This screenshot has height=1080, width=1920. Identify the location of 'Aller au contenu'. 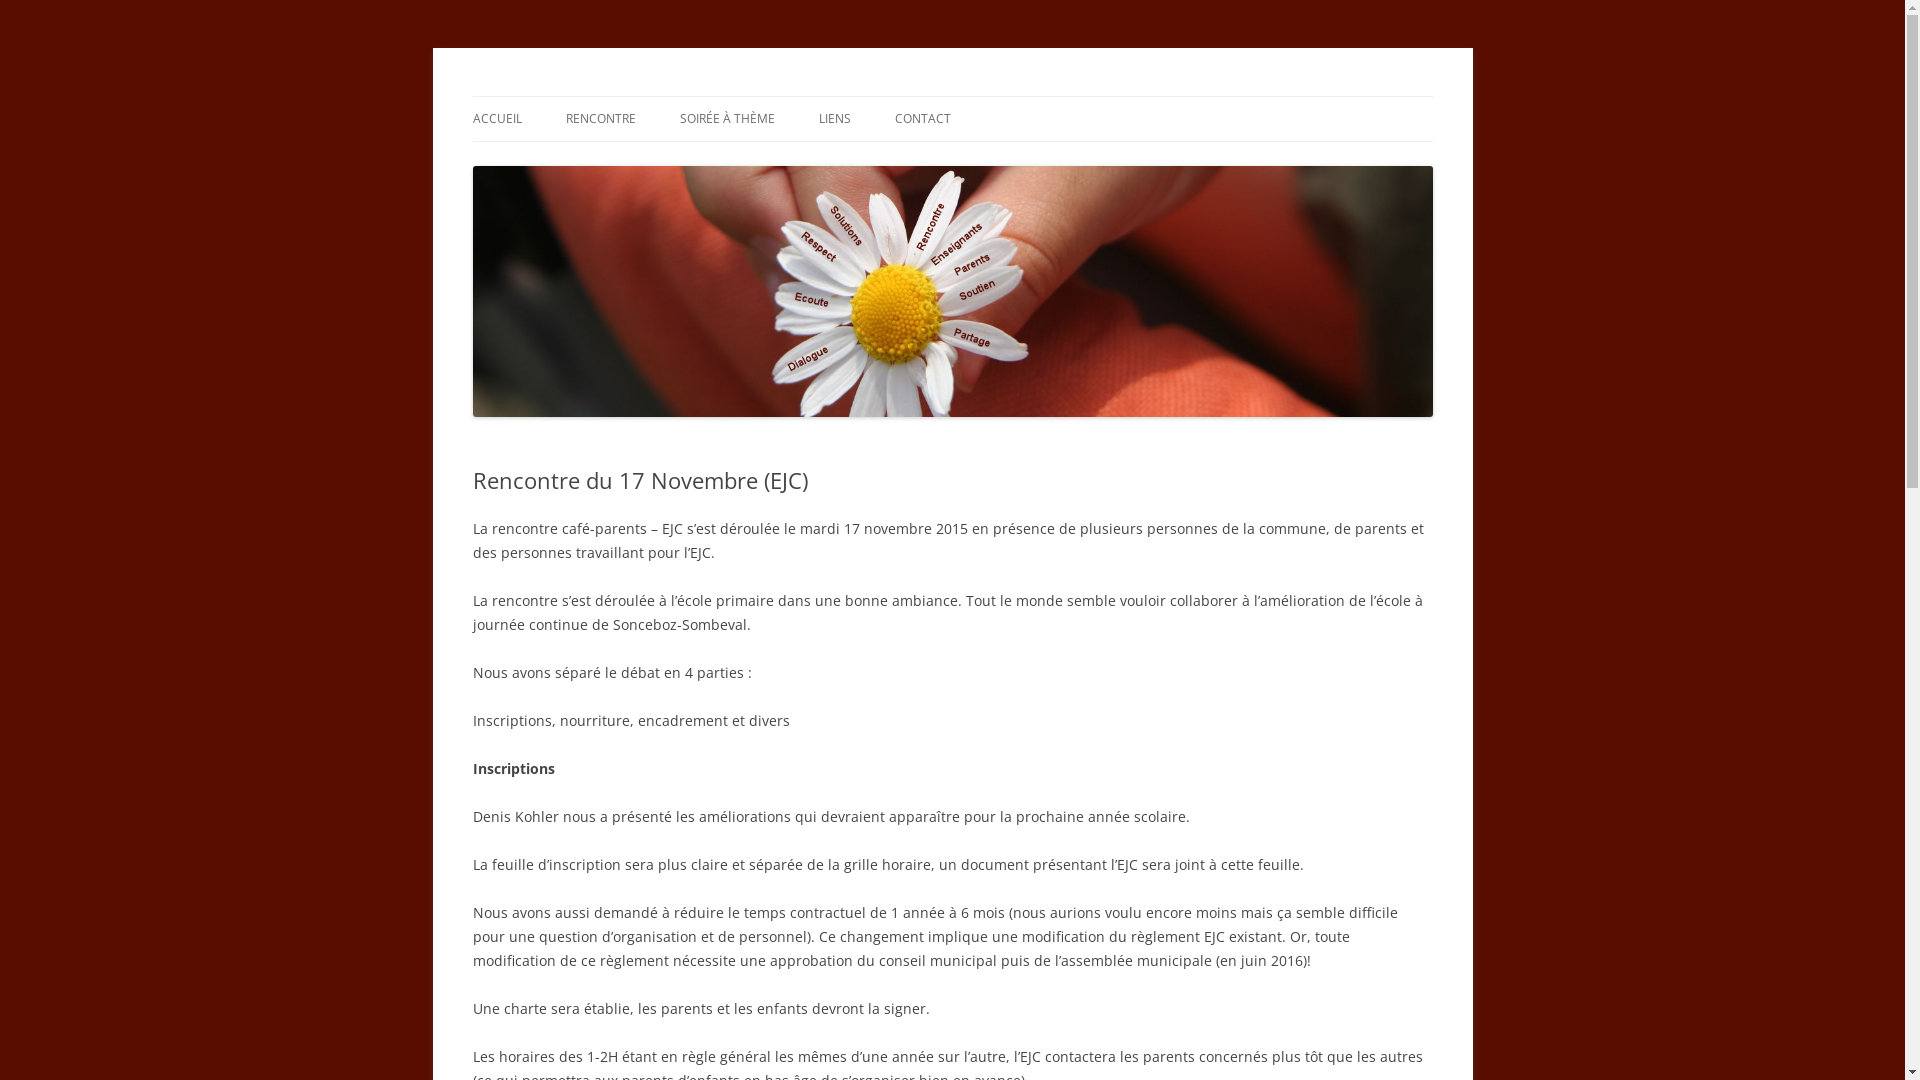
(951, 96).